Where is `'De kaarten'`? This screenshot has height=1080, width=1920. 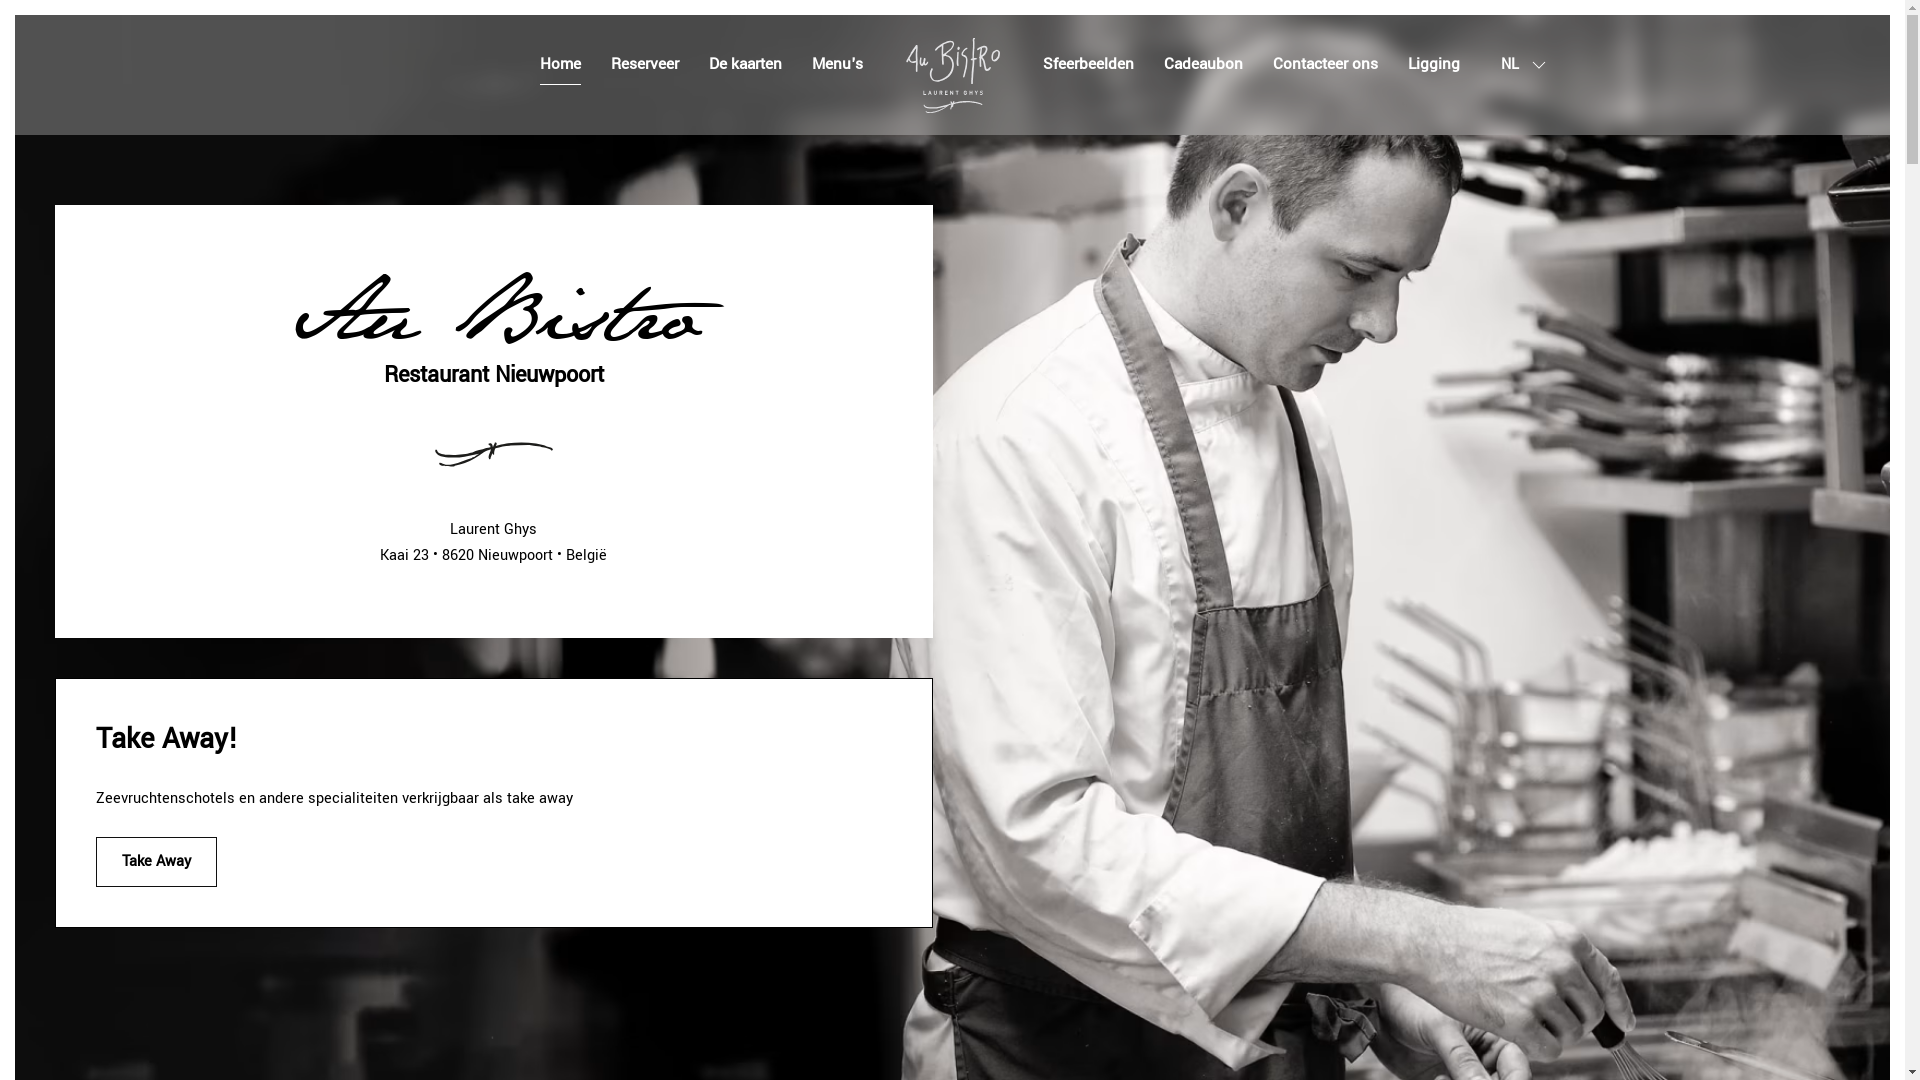
'De kaarten' is located at coordinates (708, 64).